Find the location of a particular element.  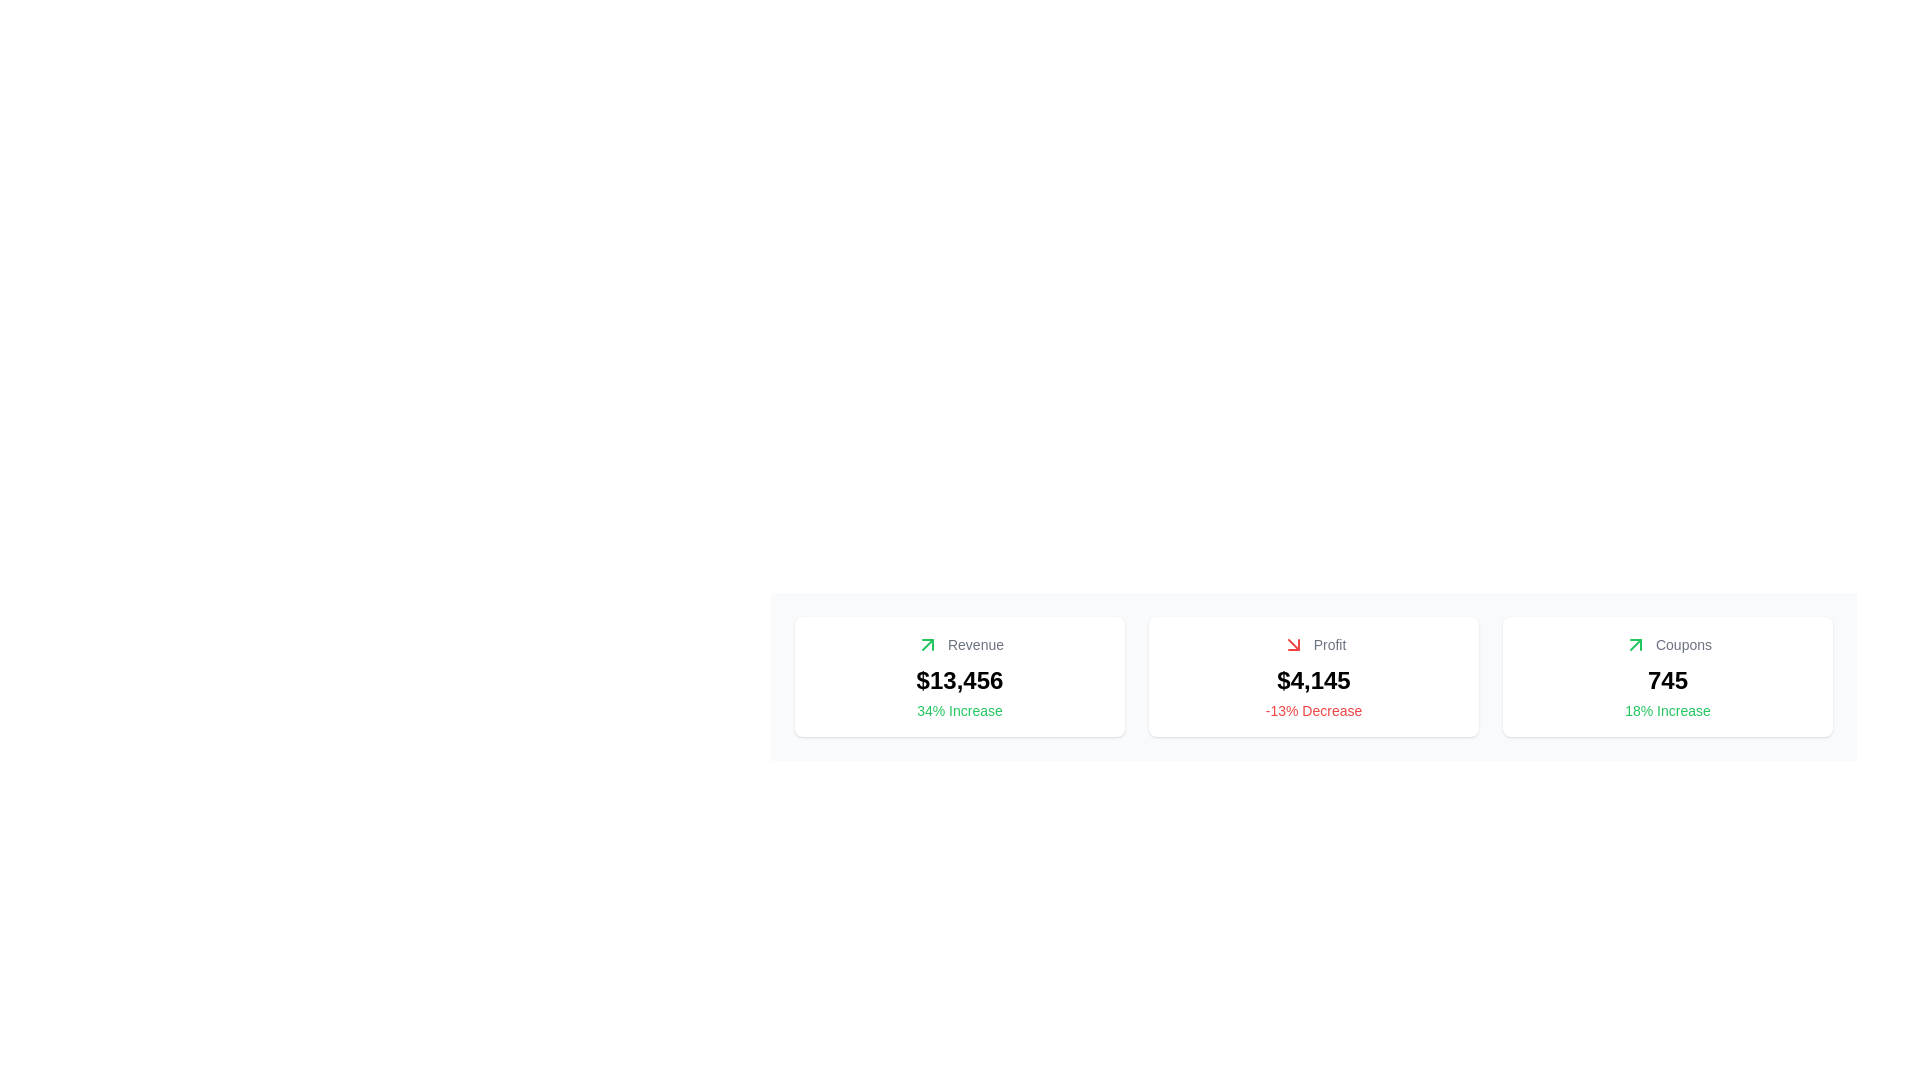

the Text Label displaying the amount '$4,145', which is styled in a bold, large font and is located in the second card labeled 'Profit' between the 'Revenue' and 'Coupons' cards is located at coordinates (1314, 680).